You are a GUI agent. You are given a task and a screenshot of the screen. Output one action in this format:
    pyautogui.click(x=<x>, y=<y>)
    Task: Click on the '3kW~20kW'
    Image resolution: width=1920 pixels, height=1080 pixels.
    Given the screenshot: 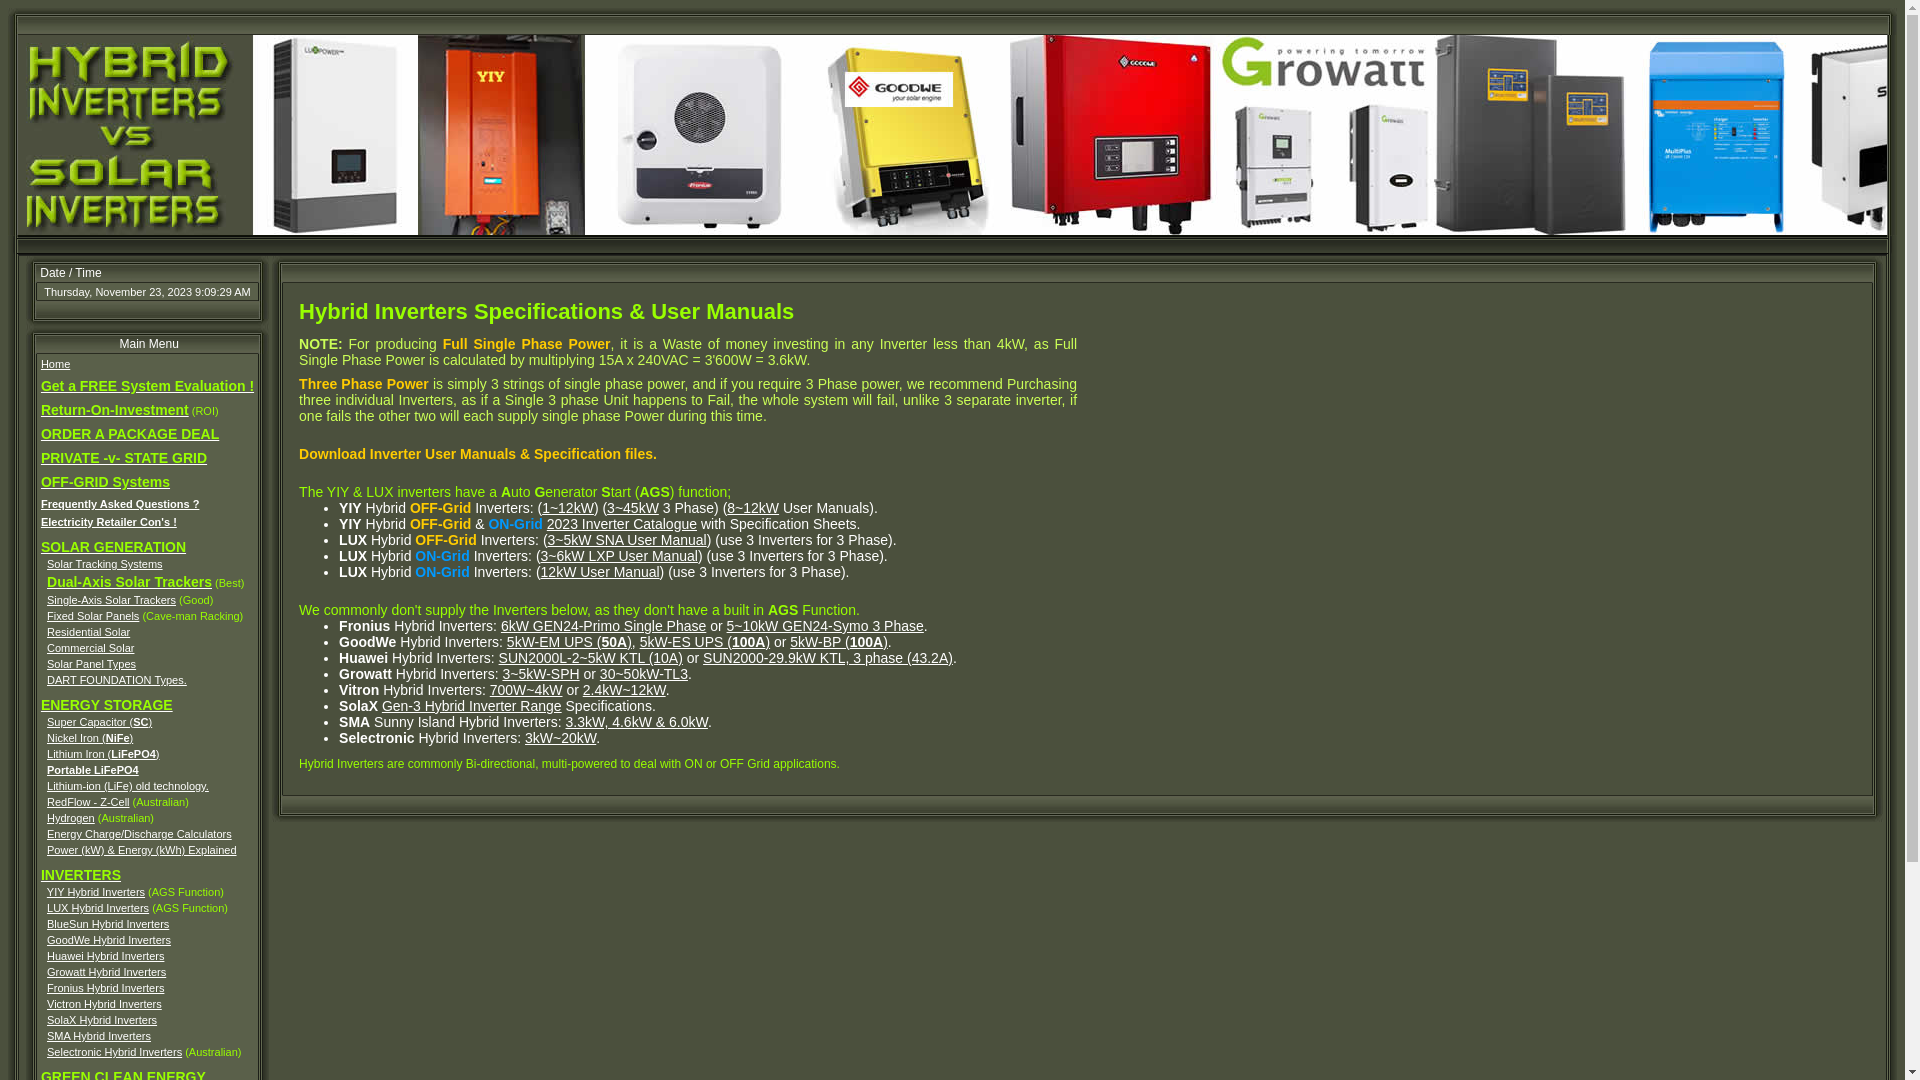 What is the action you would take?
    pyautogui.click(x=560, y=737)
    